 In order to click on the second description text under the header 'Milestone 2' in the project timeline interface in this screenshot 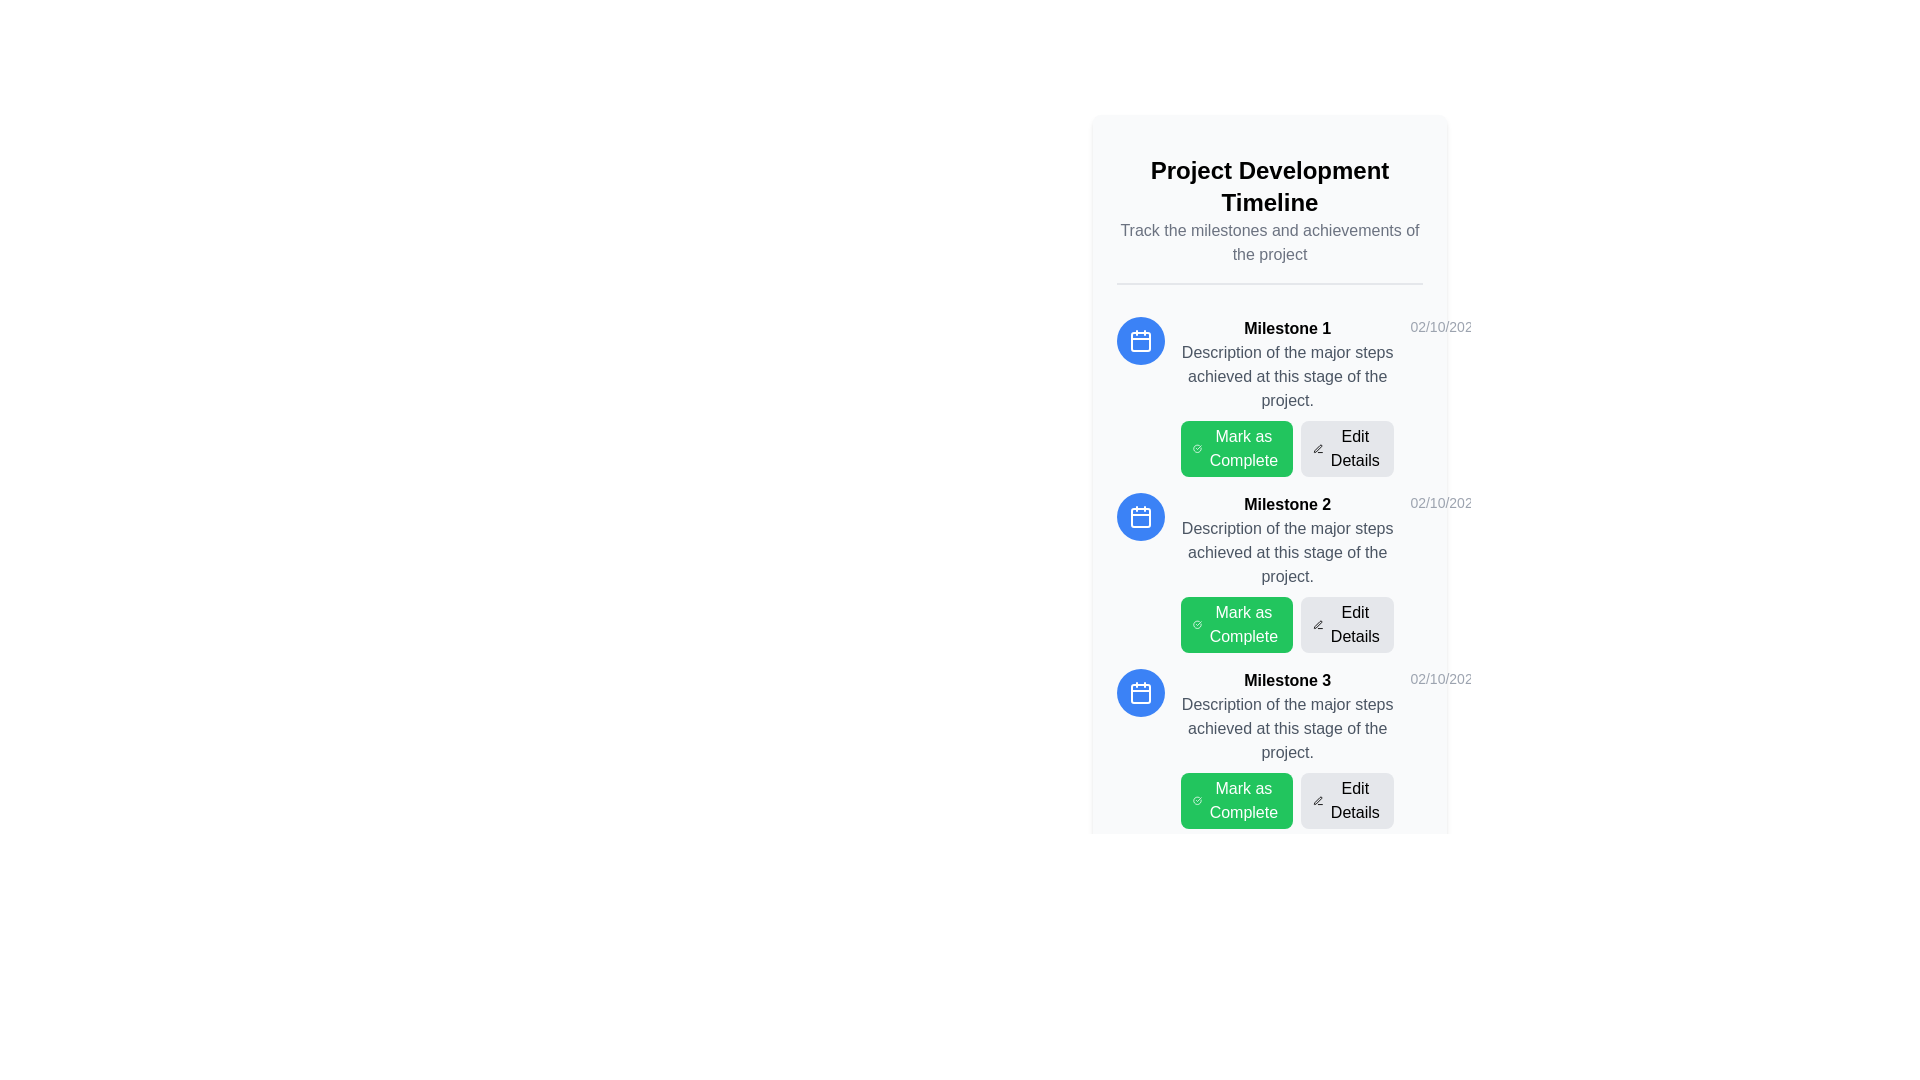, I will do `click(1287, 552)`.